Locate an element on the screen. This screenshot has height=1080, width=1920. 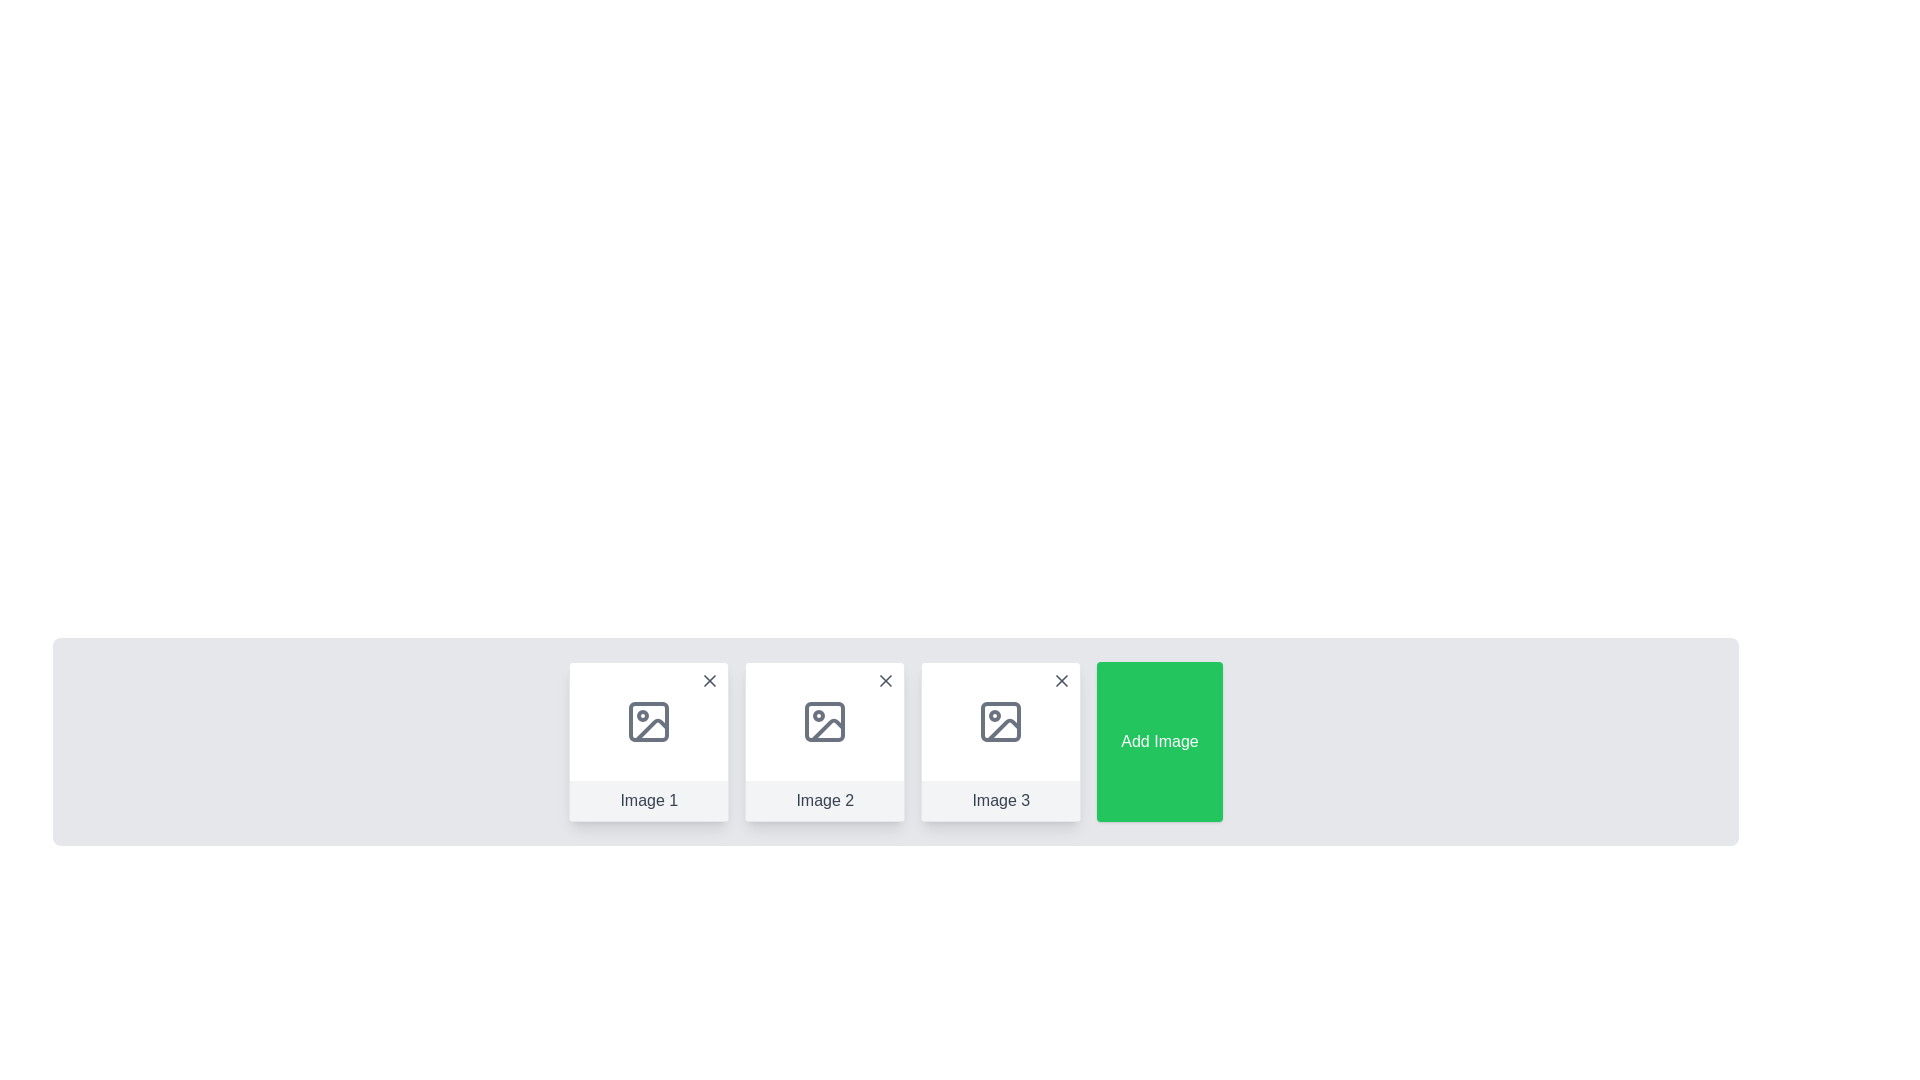
the decorative graphical component of the icon located at the lower-right corner of the third image placeholder icon from the left, which is part of the graphical representation for 'Image 3' is located at coordinates (1004, 730).